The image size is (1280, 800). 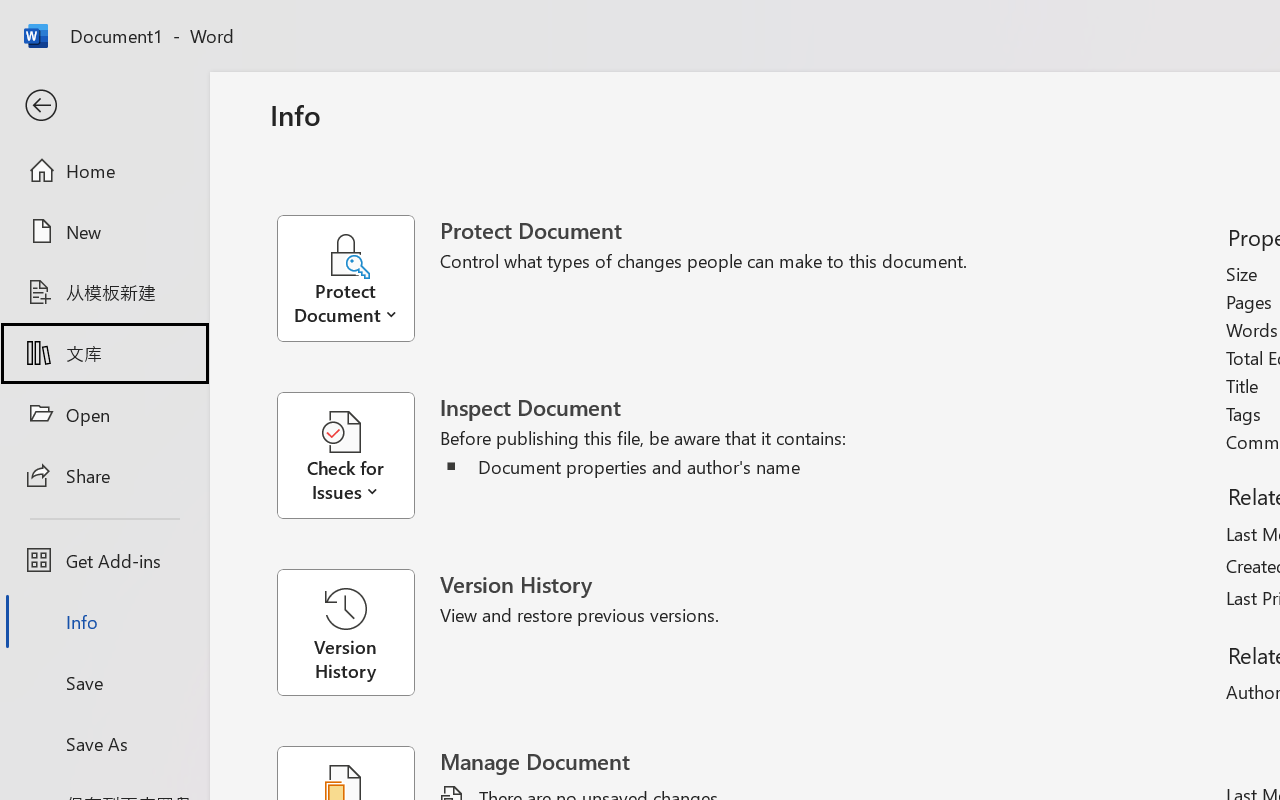 I want to click on 'Get Add-ins', so click(x=103, y=560).